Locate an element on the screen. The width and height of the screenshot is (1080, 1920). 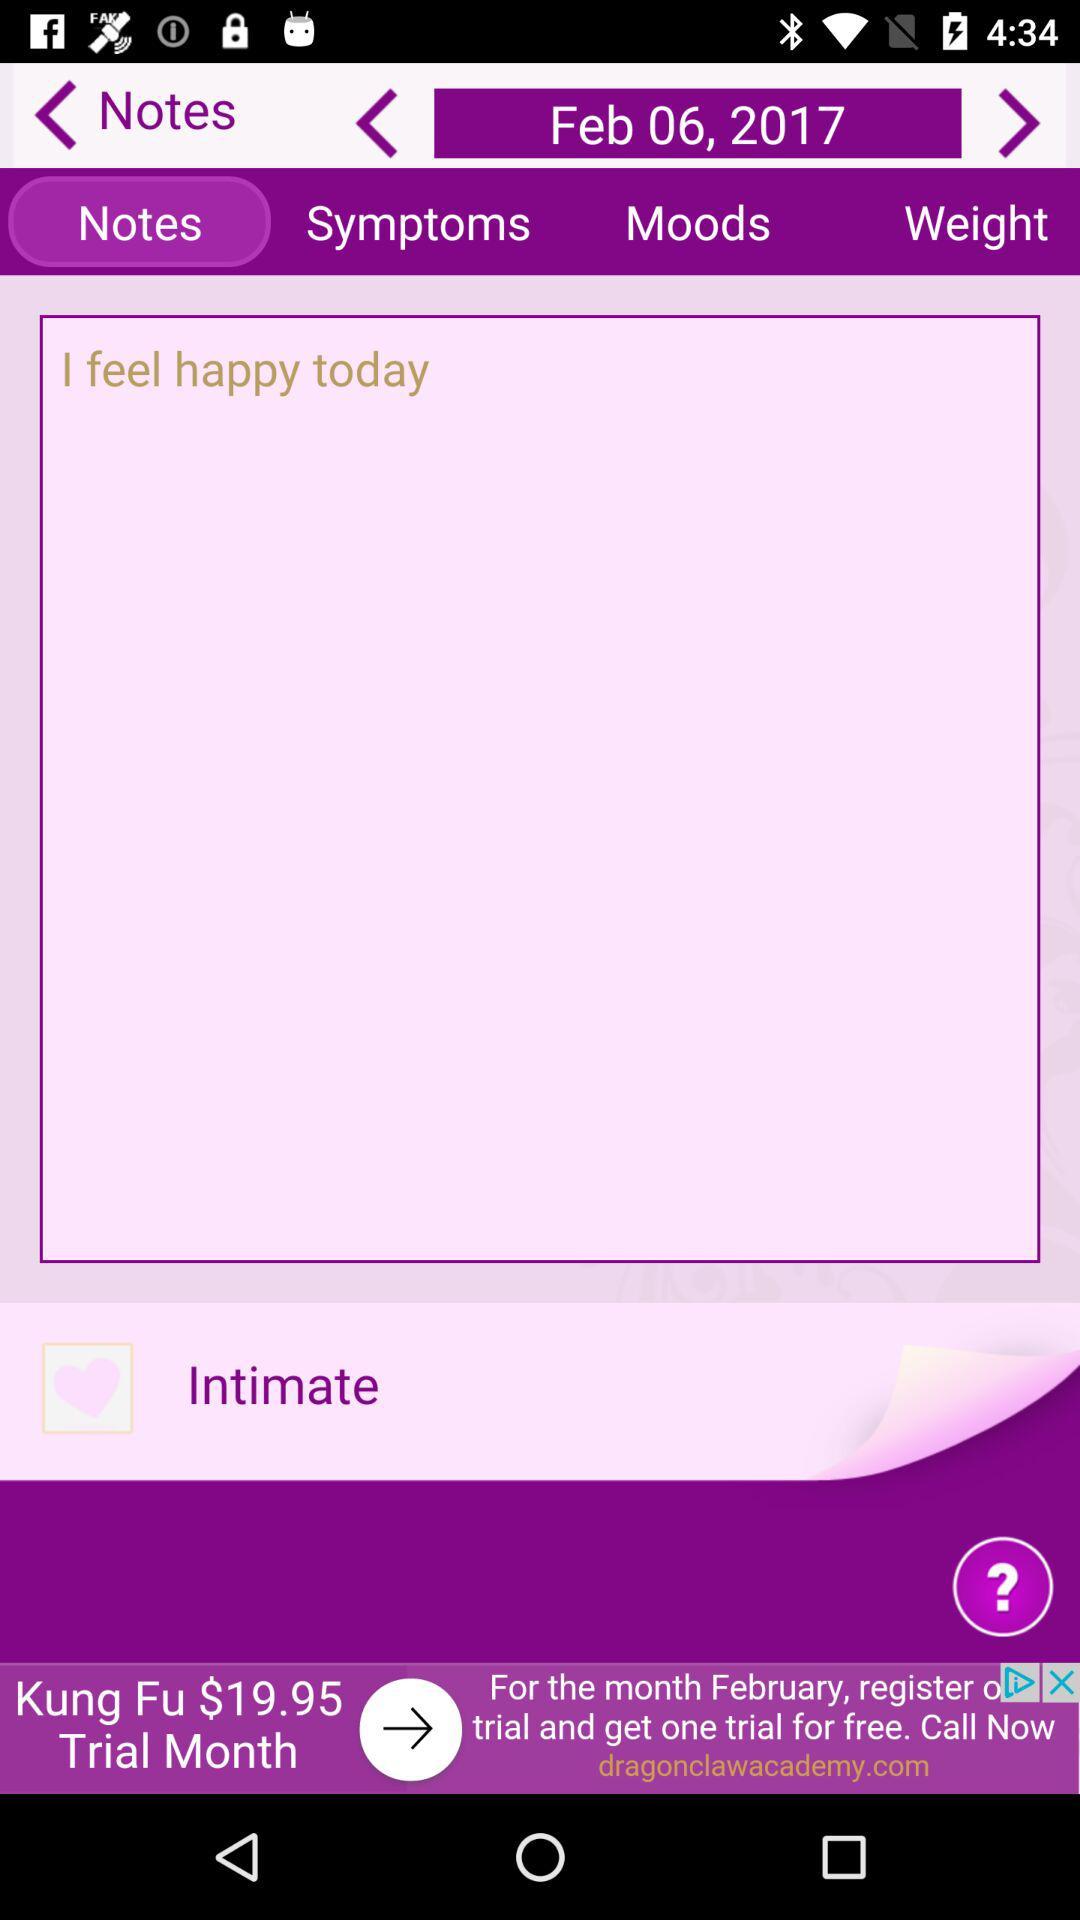
next date is located at coordinates (1019, 122).